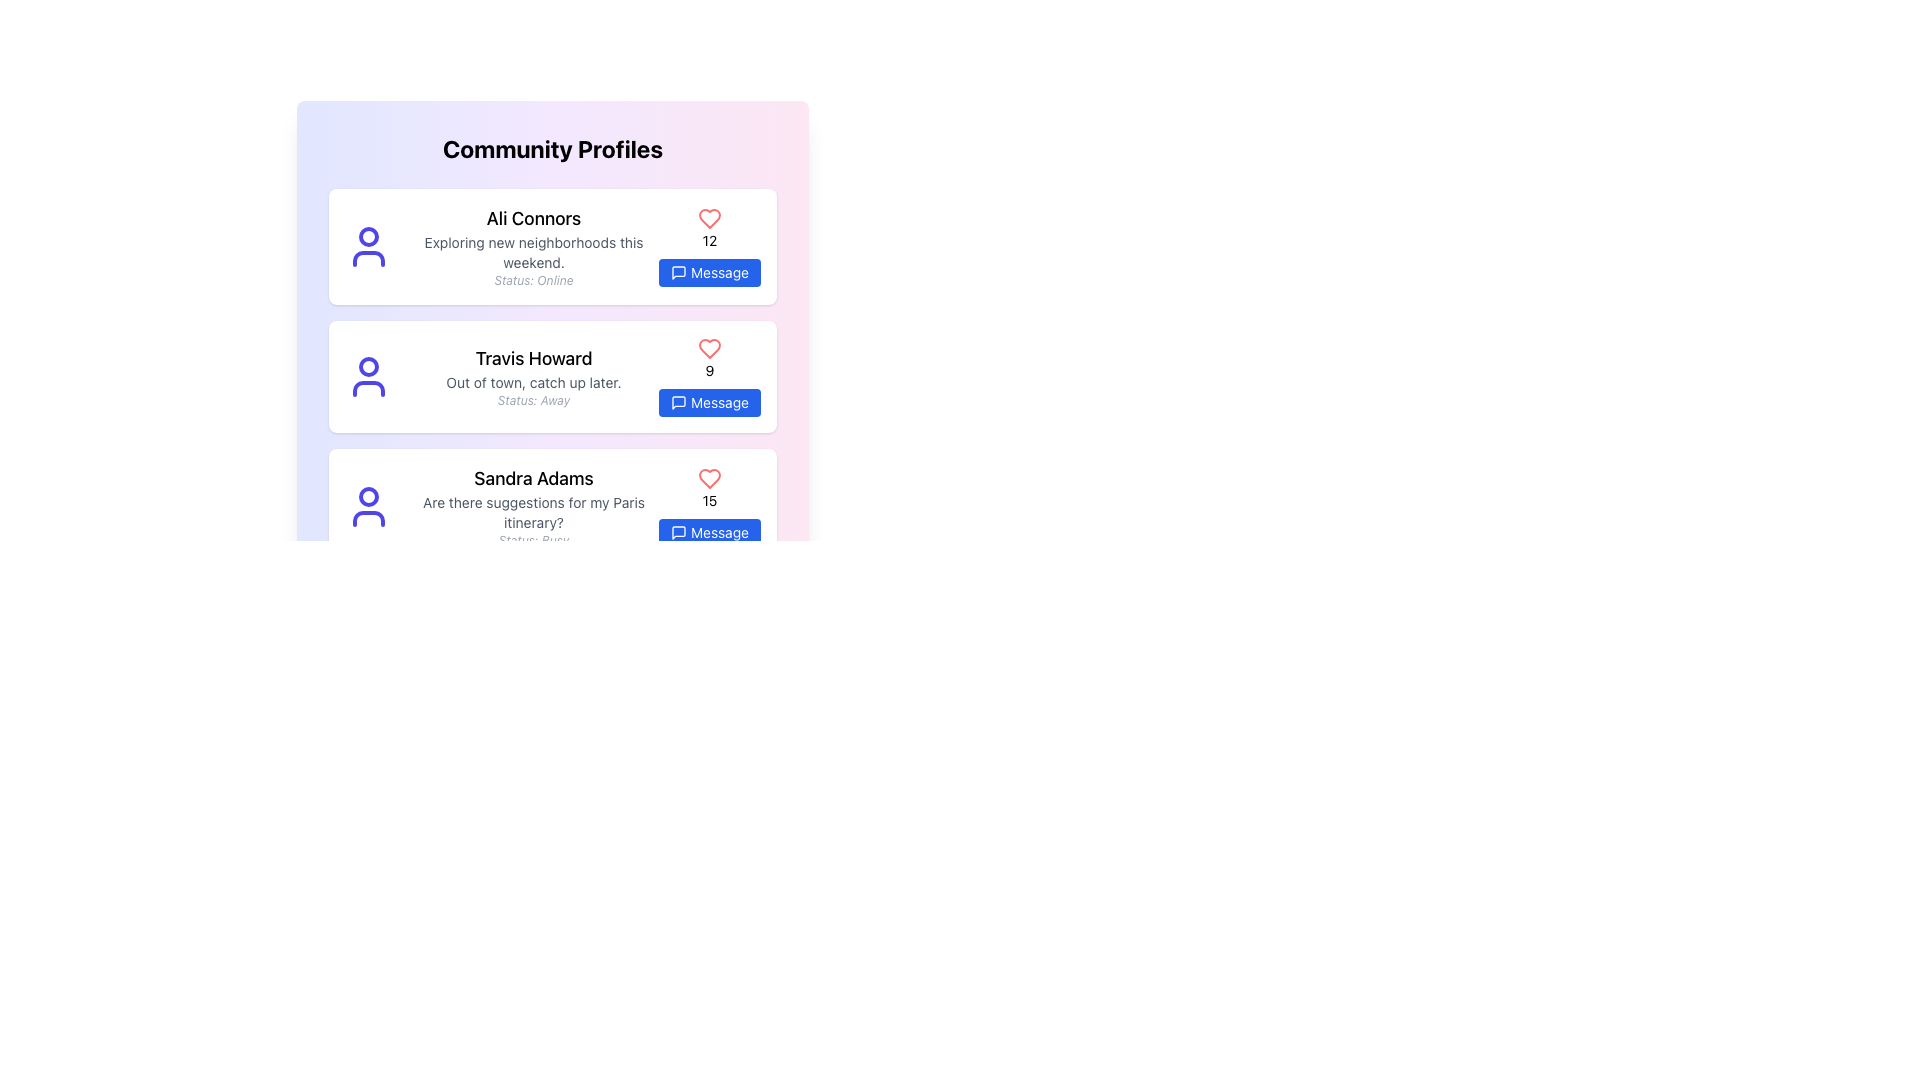 The image size is (1920, 1080). What do you see at coordinates (533, 512) in the screenshot?
I see `the text label displaying 'Are there suggestions for my Paris itinerary?' located within Sandra Adams' profile card` at bounding box center [533, 512].